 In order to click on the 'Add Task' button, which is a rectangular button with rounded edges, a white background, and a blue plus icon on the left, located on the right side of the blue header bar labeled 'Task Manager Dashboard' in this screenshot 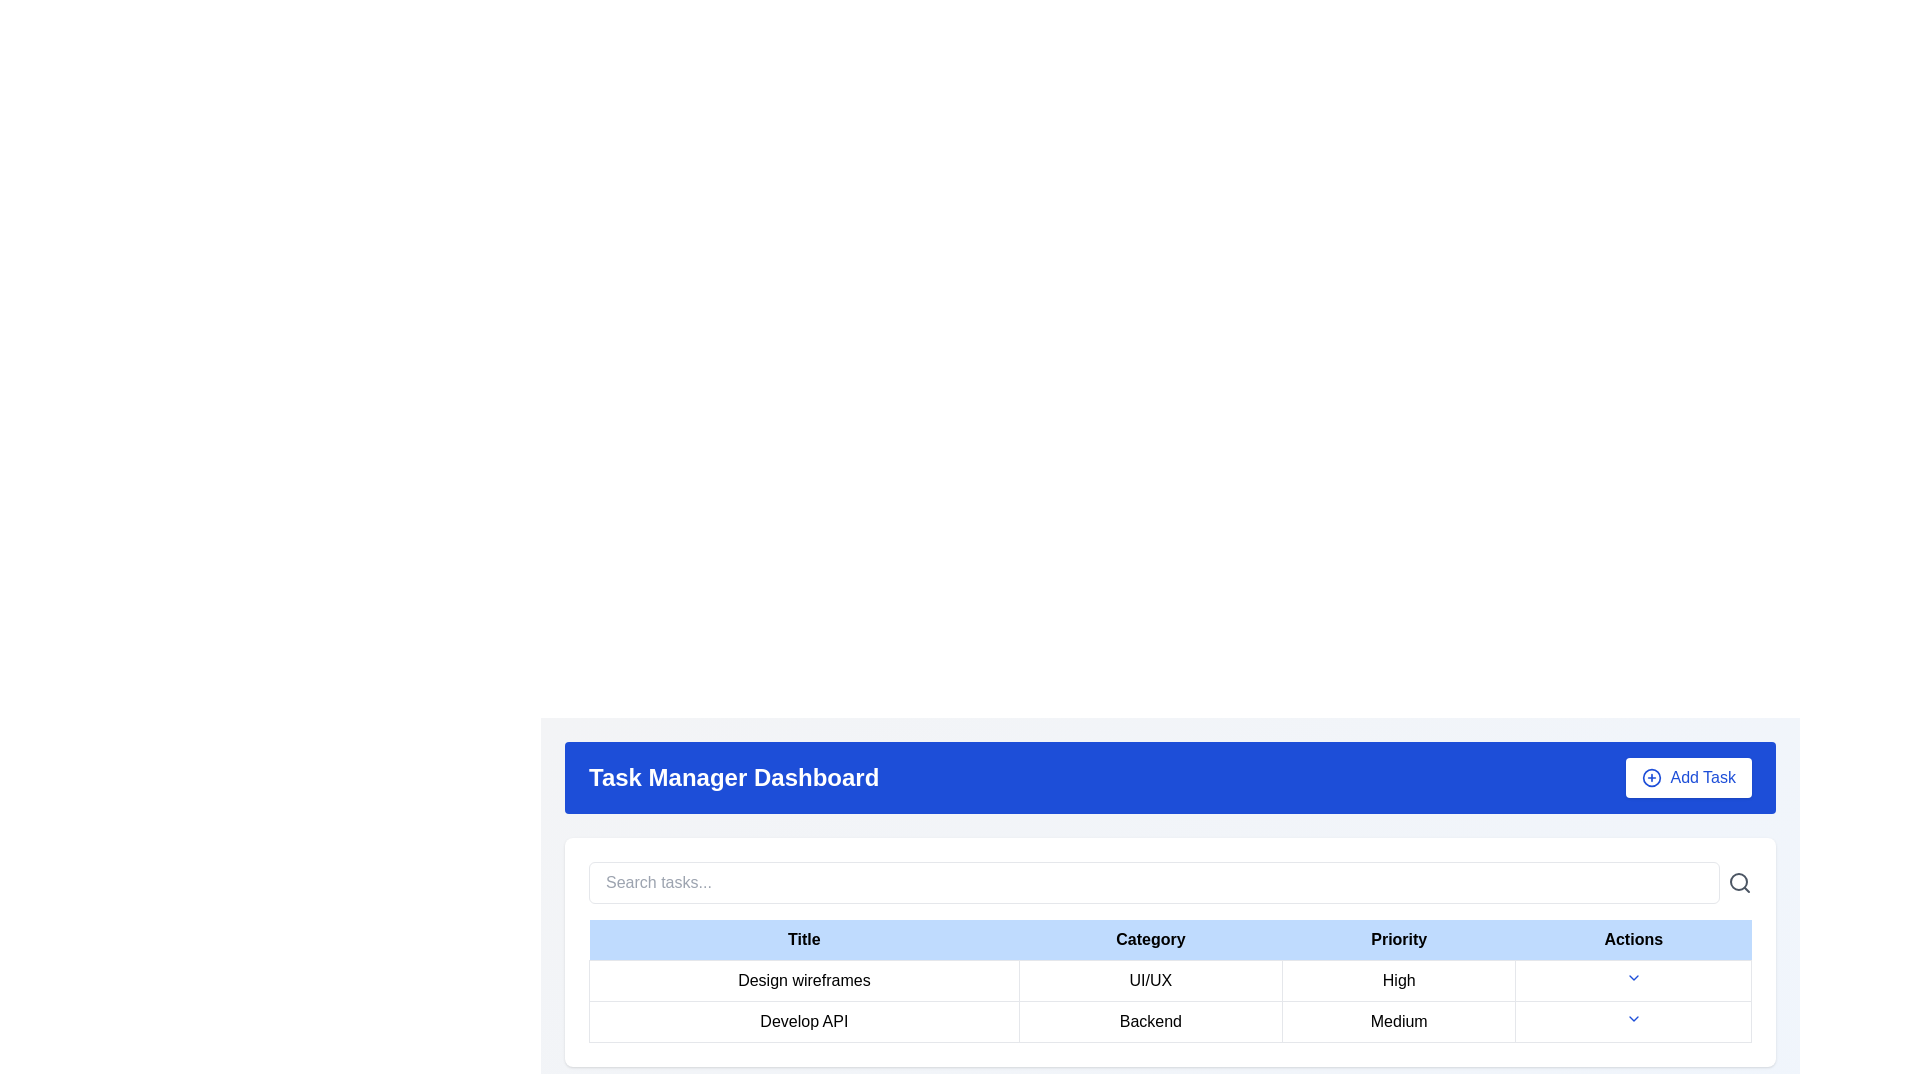, I will do `click(1688, 777)`.